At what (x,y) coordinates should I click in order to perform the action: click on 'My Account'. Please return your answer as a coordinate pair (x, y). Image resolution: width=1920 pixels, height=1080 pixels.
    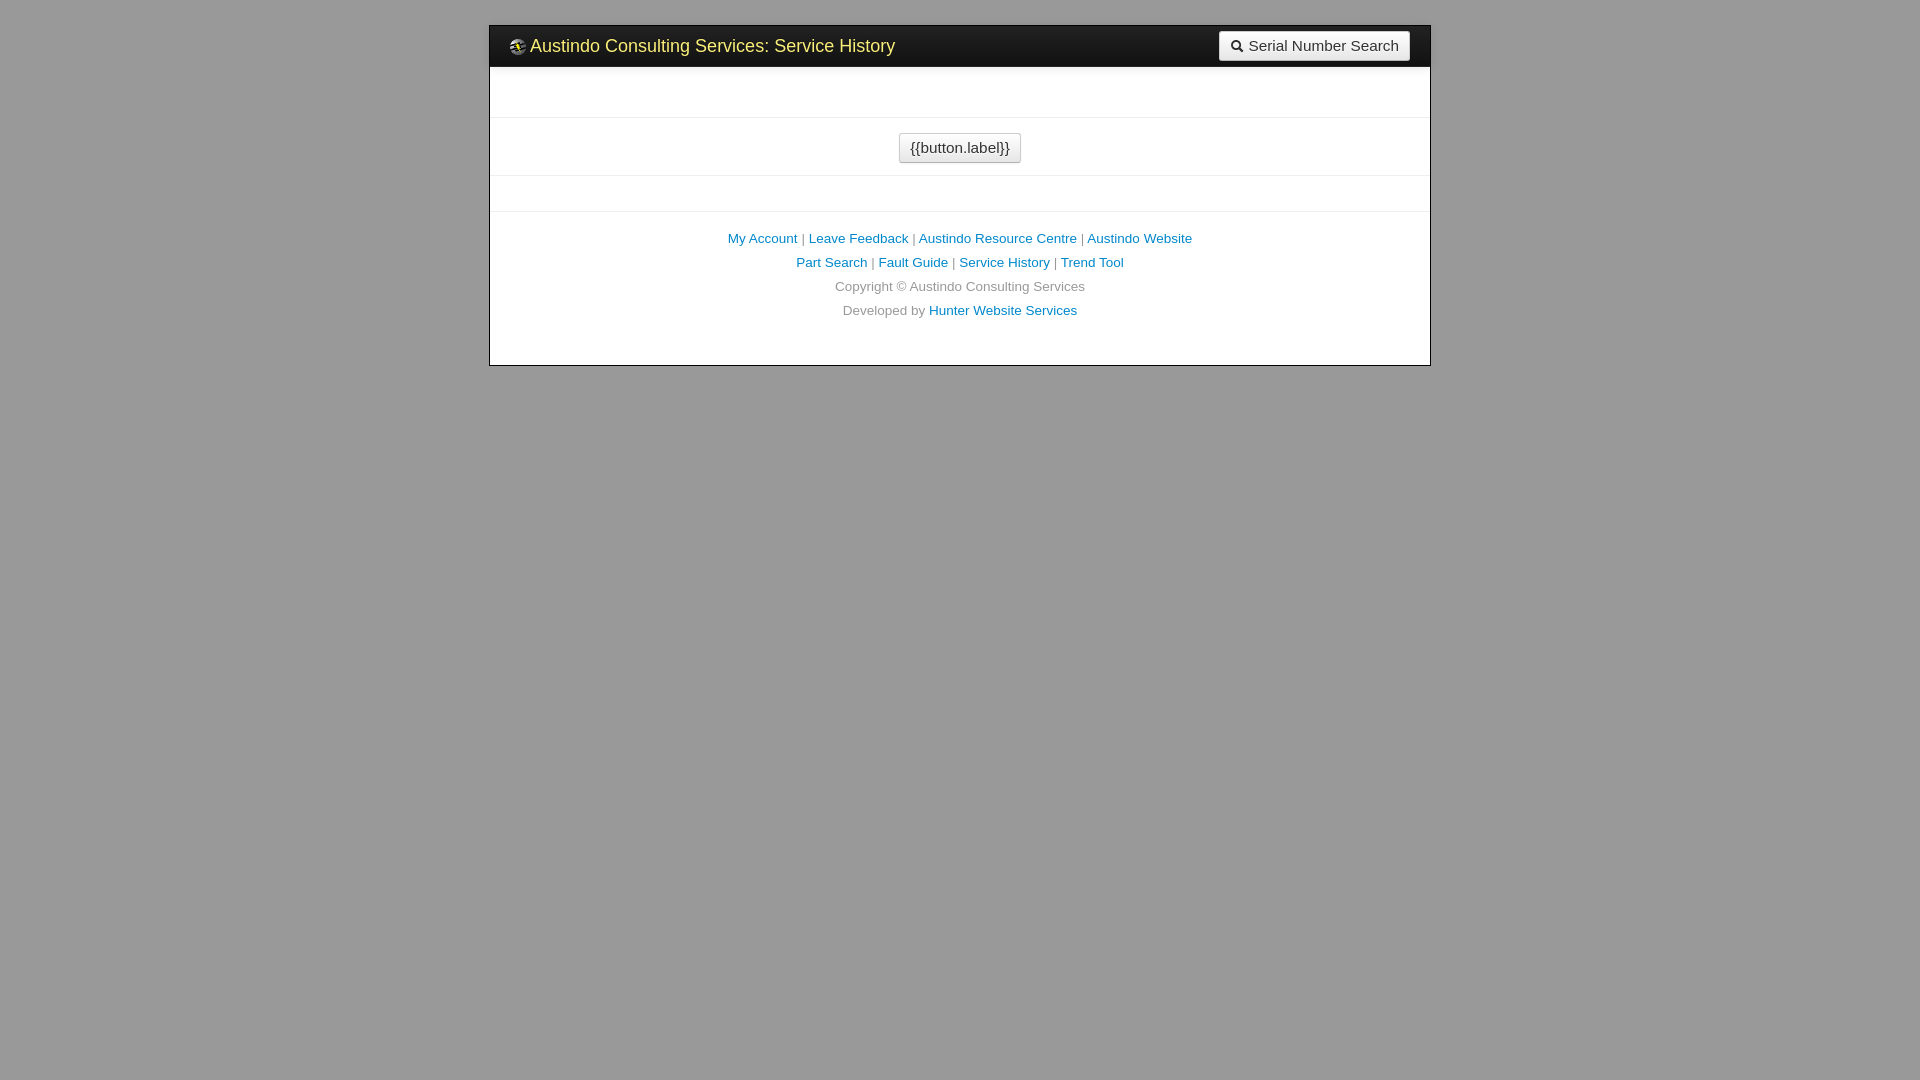
    Looking at the image, I should click on (762, 237).